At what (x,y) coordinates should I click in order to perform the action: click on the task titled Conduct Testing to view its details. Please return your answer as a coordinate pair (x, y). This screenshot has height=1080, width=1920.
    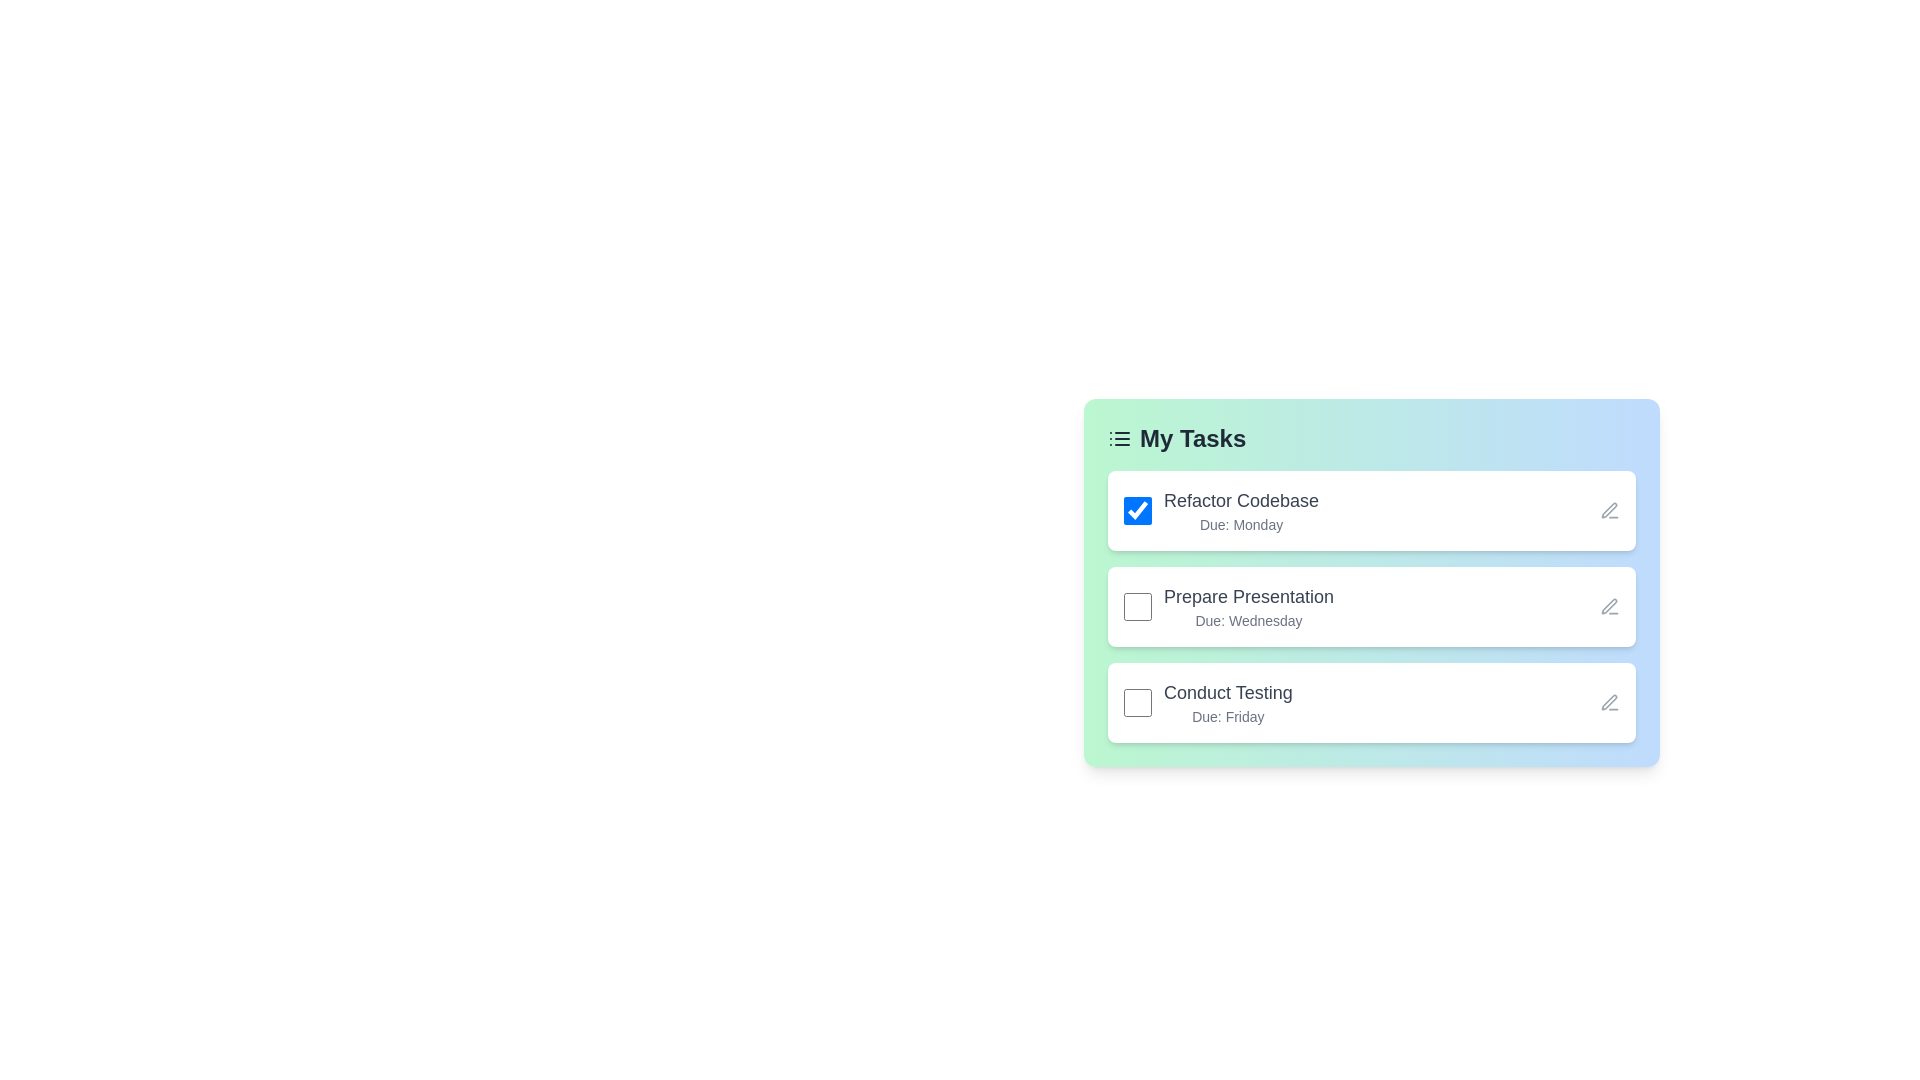
    Looking at the image, I should click on (1371, 701).